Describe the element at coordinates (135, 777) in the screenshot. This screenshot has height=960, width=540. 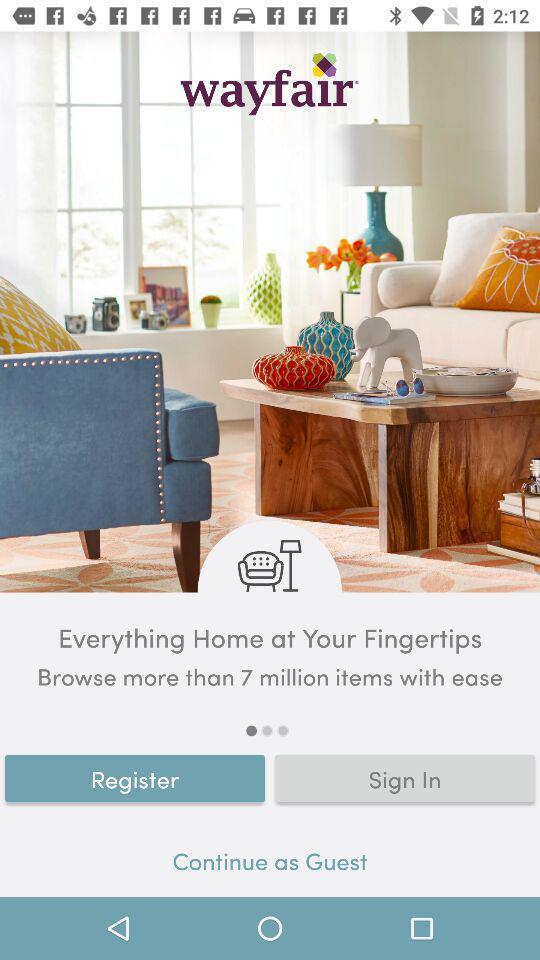
I see `the icon to the left of the sign in item` at that location.